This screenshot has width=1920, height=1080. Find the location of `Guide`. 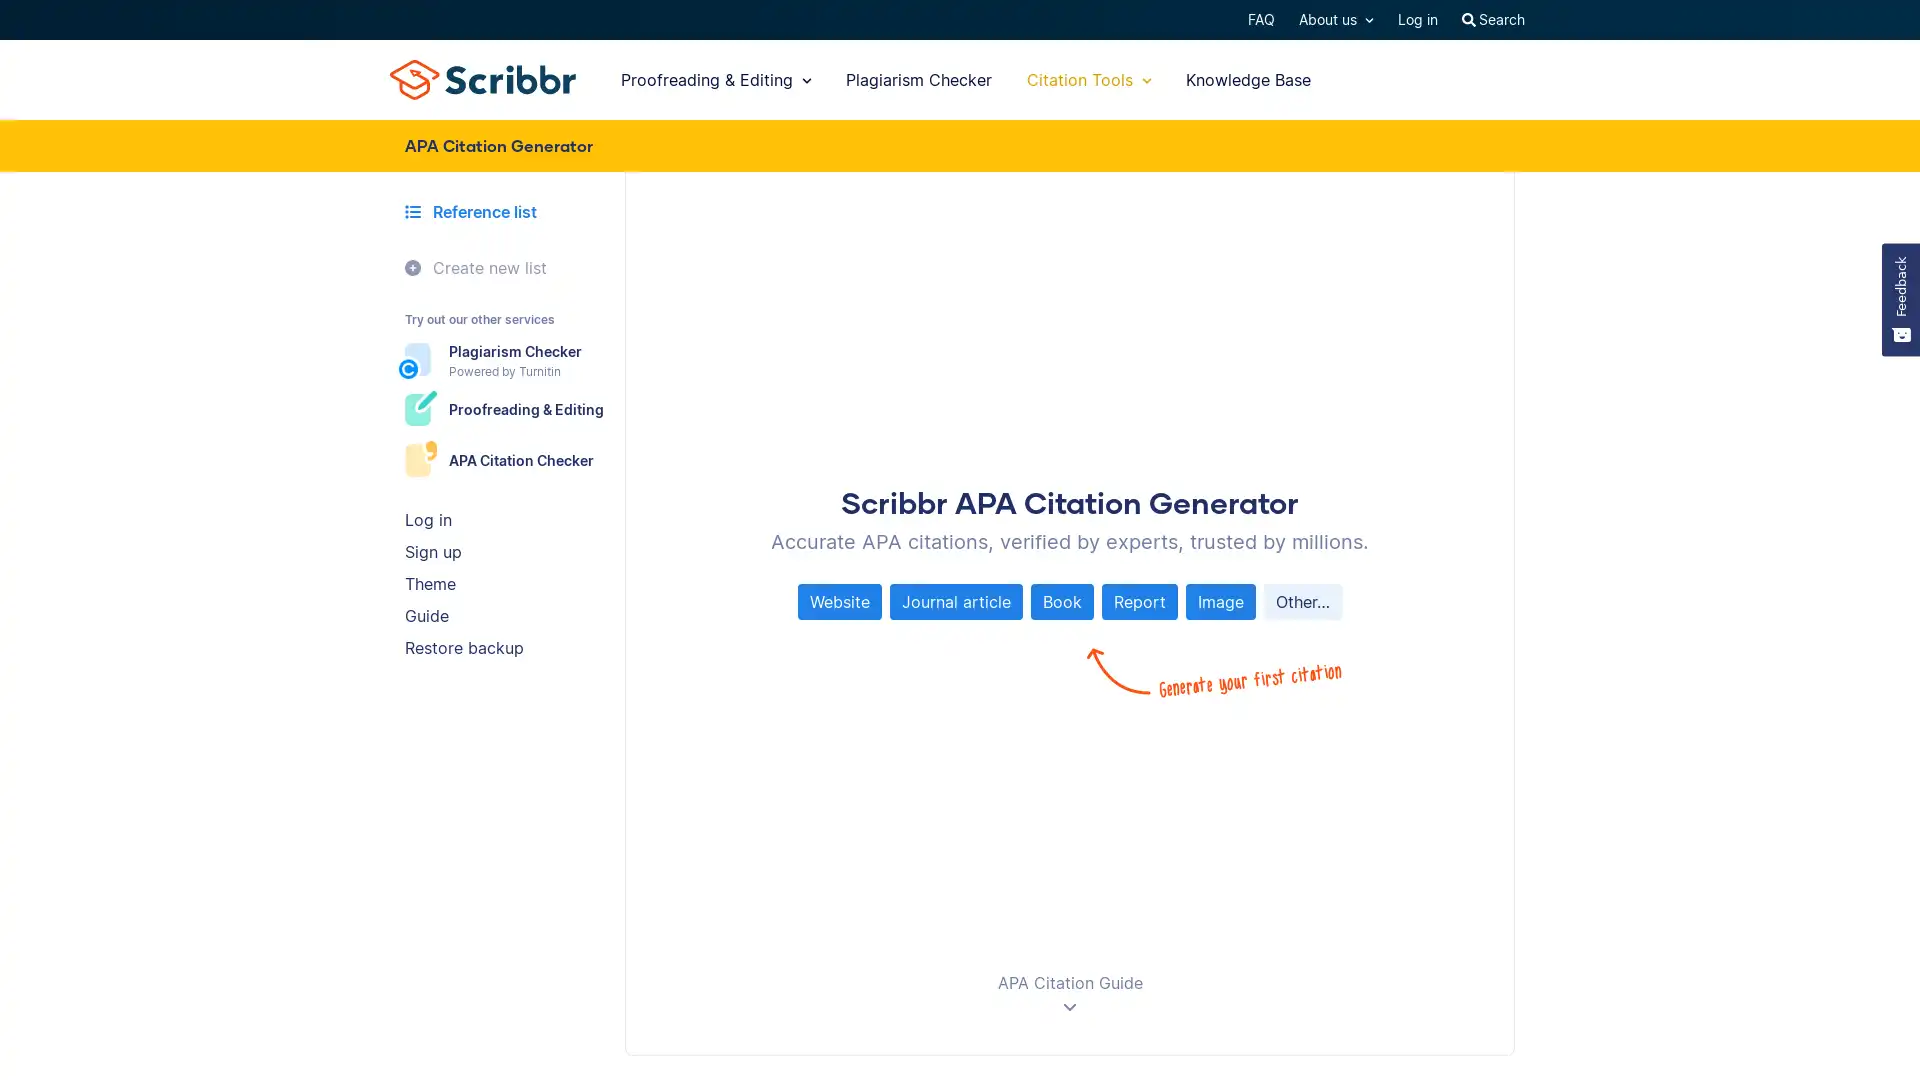

Guide is located at coordinates (508, 613).